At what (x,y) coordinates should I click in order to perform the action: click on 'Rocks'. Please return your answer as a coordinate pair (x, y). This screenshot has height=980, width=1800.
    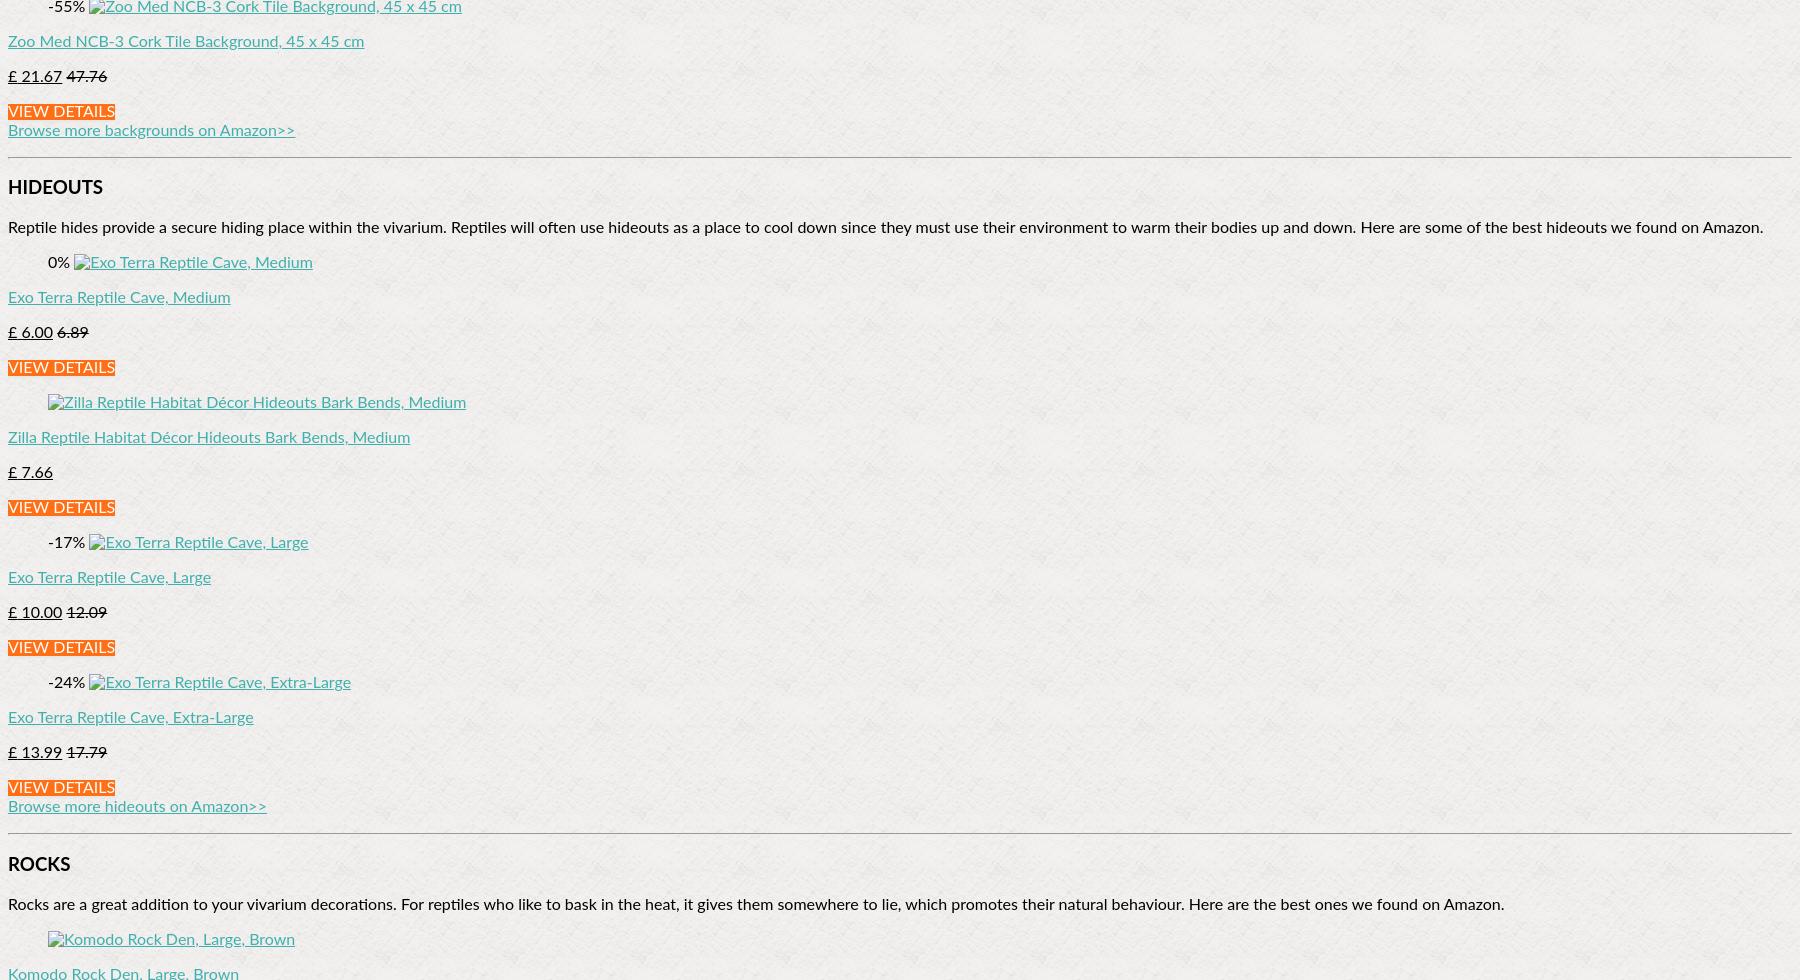
    Looking at the image, I should click on (38, 864).